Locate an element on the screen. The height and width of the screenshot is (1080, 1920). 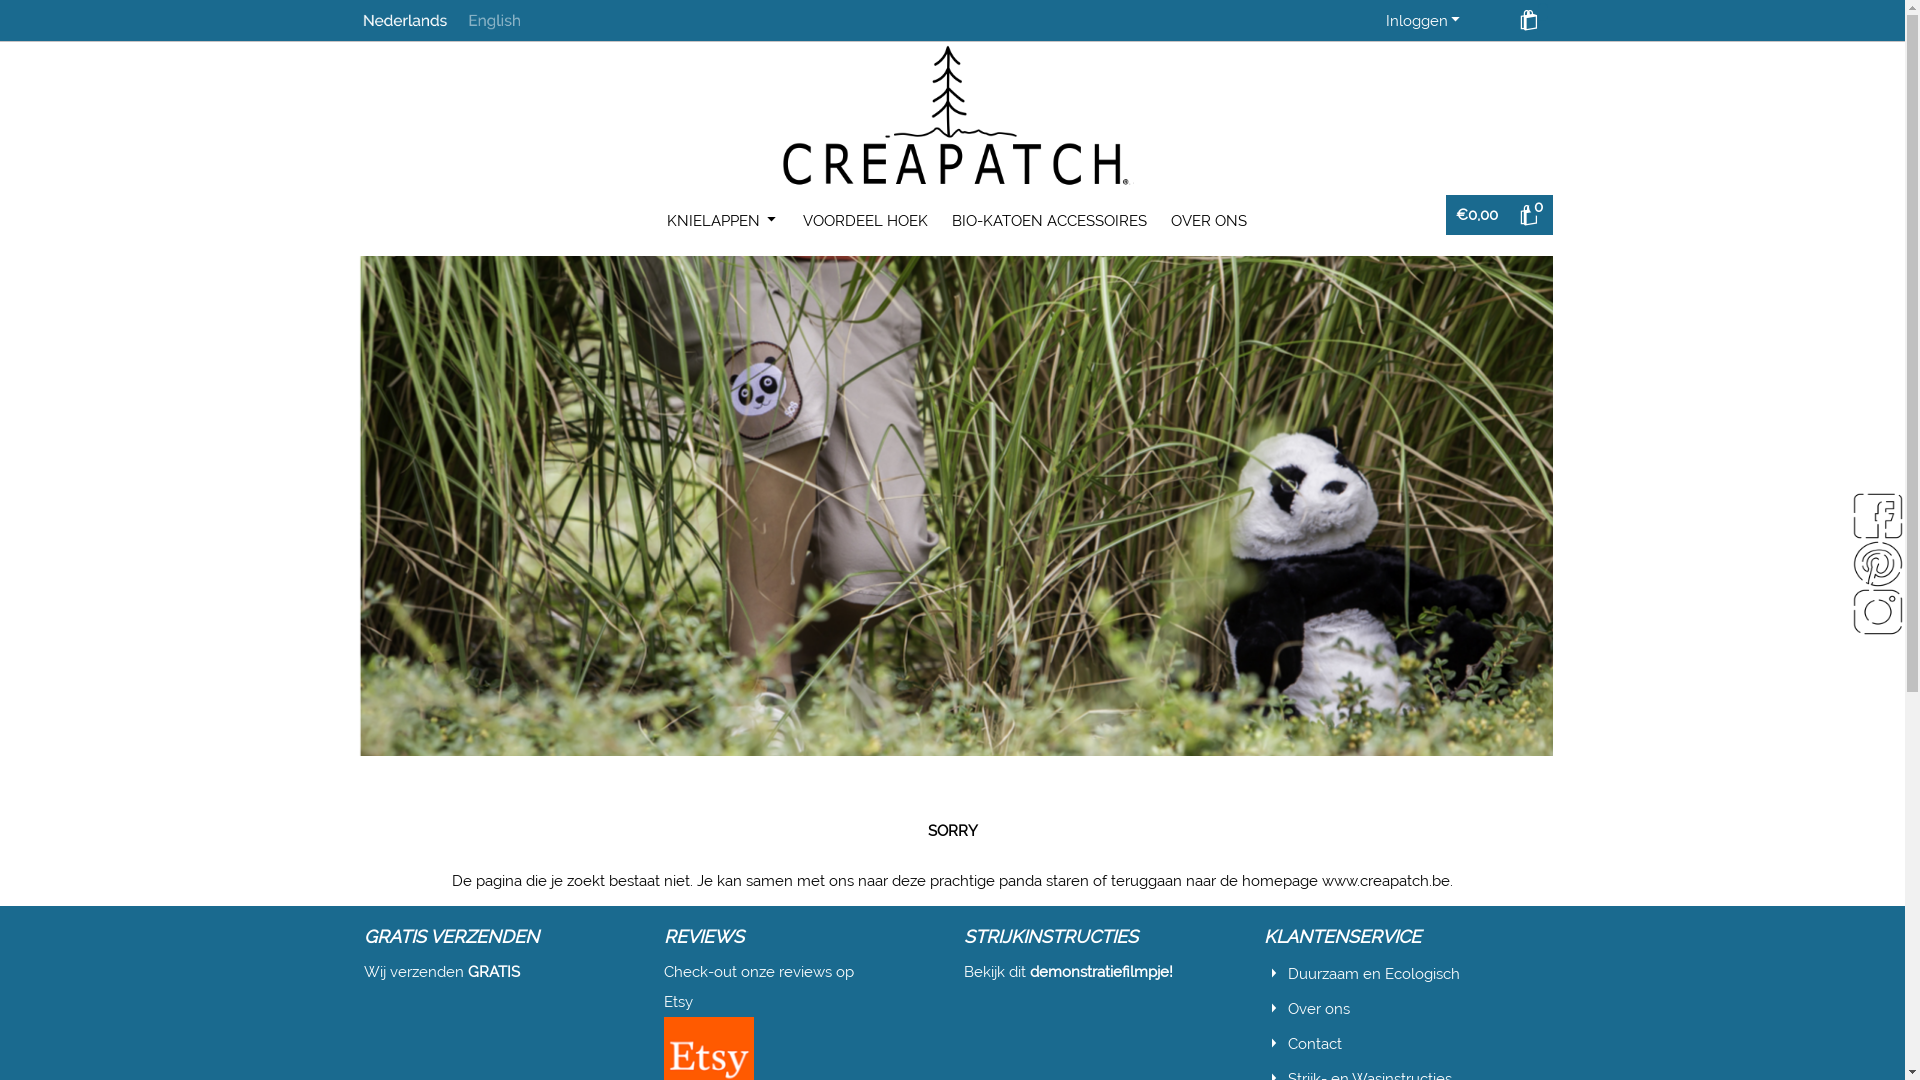
'demonstratiefilmpje!' is located at coordinates (1100, 971).